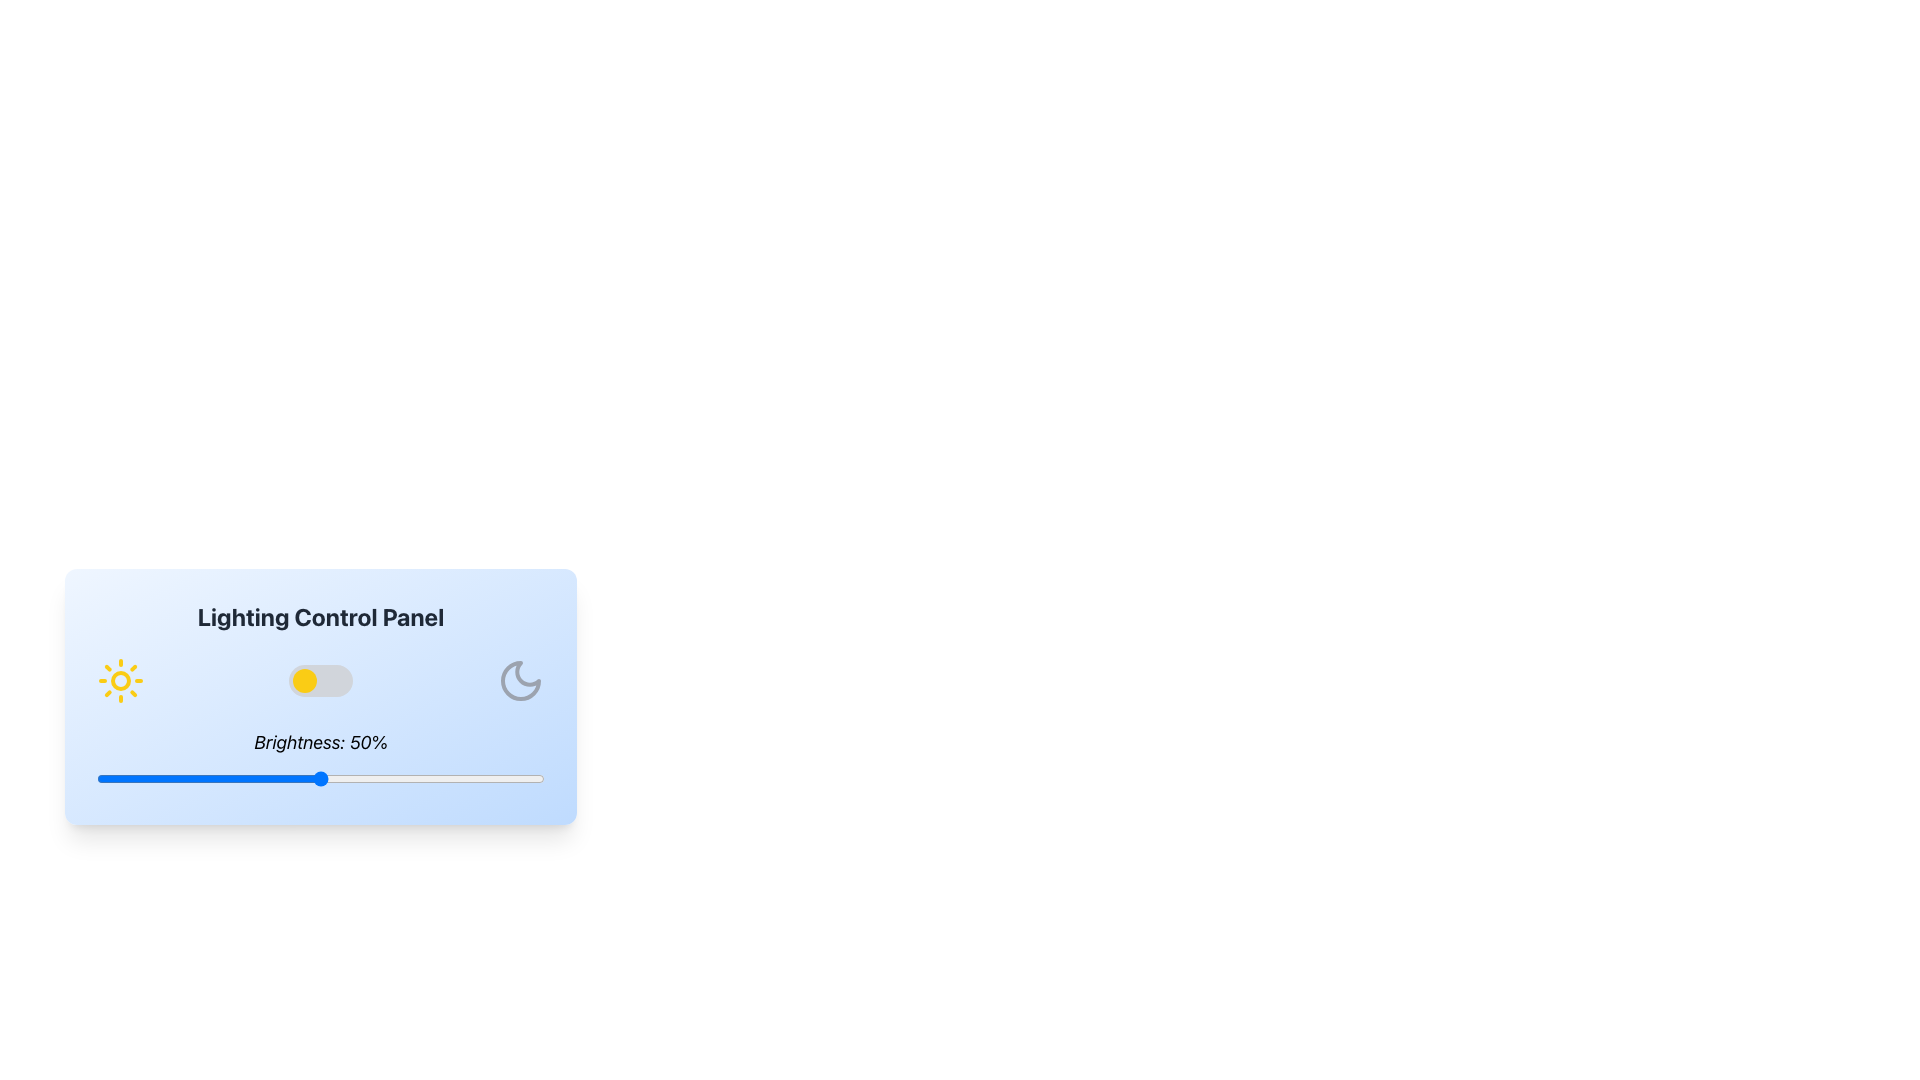  Describe the element at coordinates (400, 778) in the screenshot. I see `the brightness` at that location.